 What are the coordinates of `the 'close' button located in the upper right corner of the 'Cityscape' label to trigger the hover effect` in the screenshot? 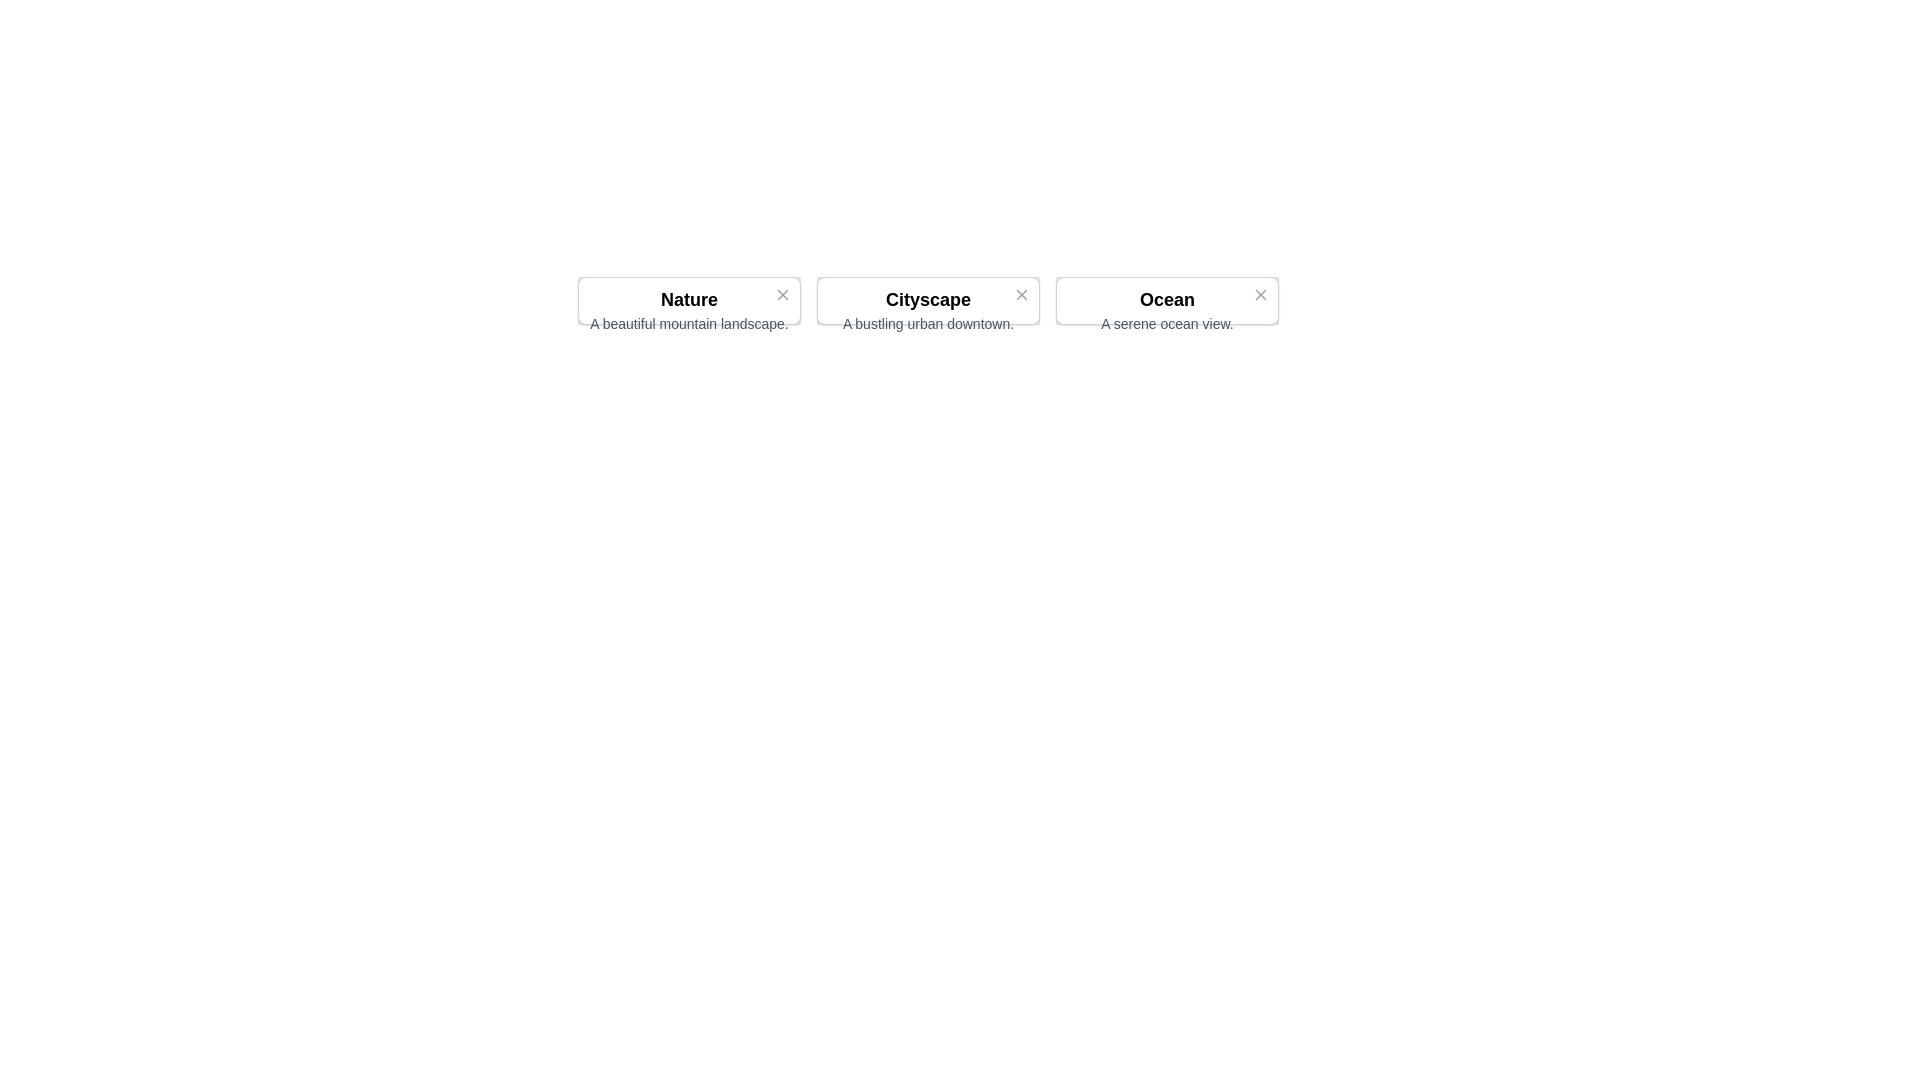 It's located at (1022, 294).